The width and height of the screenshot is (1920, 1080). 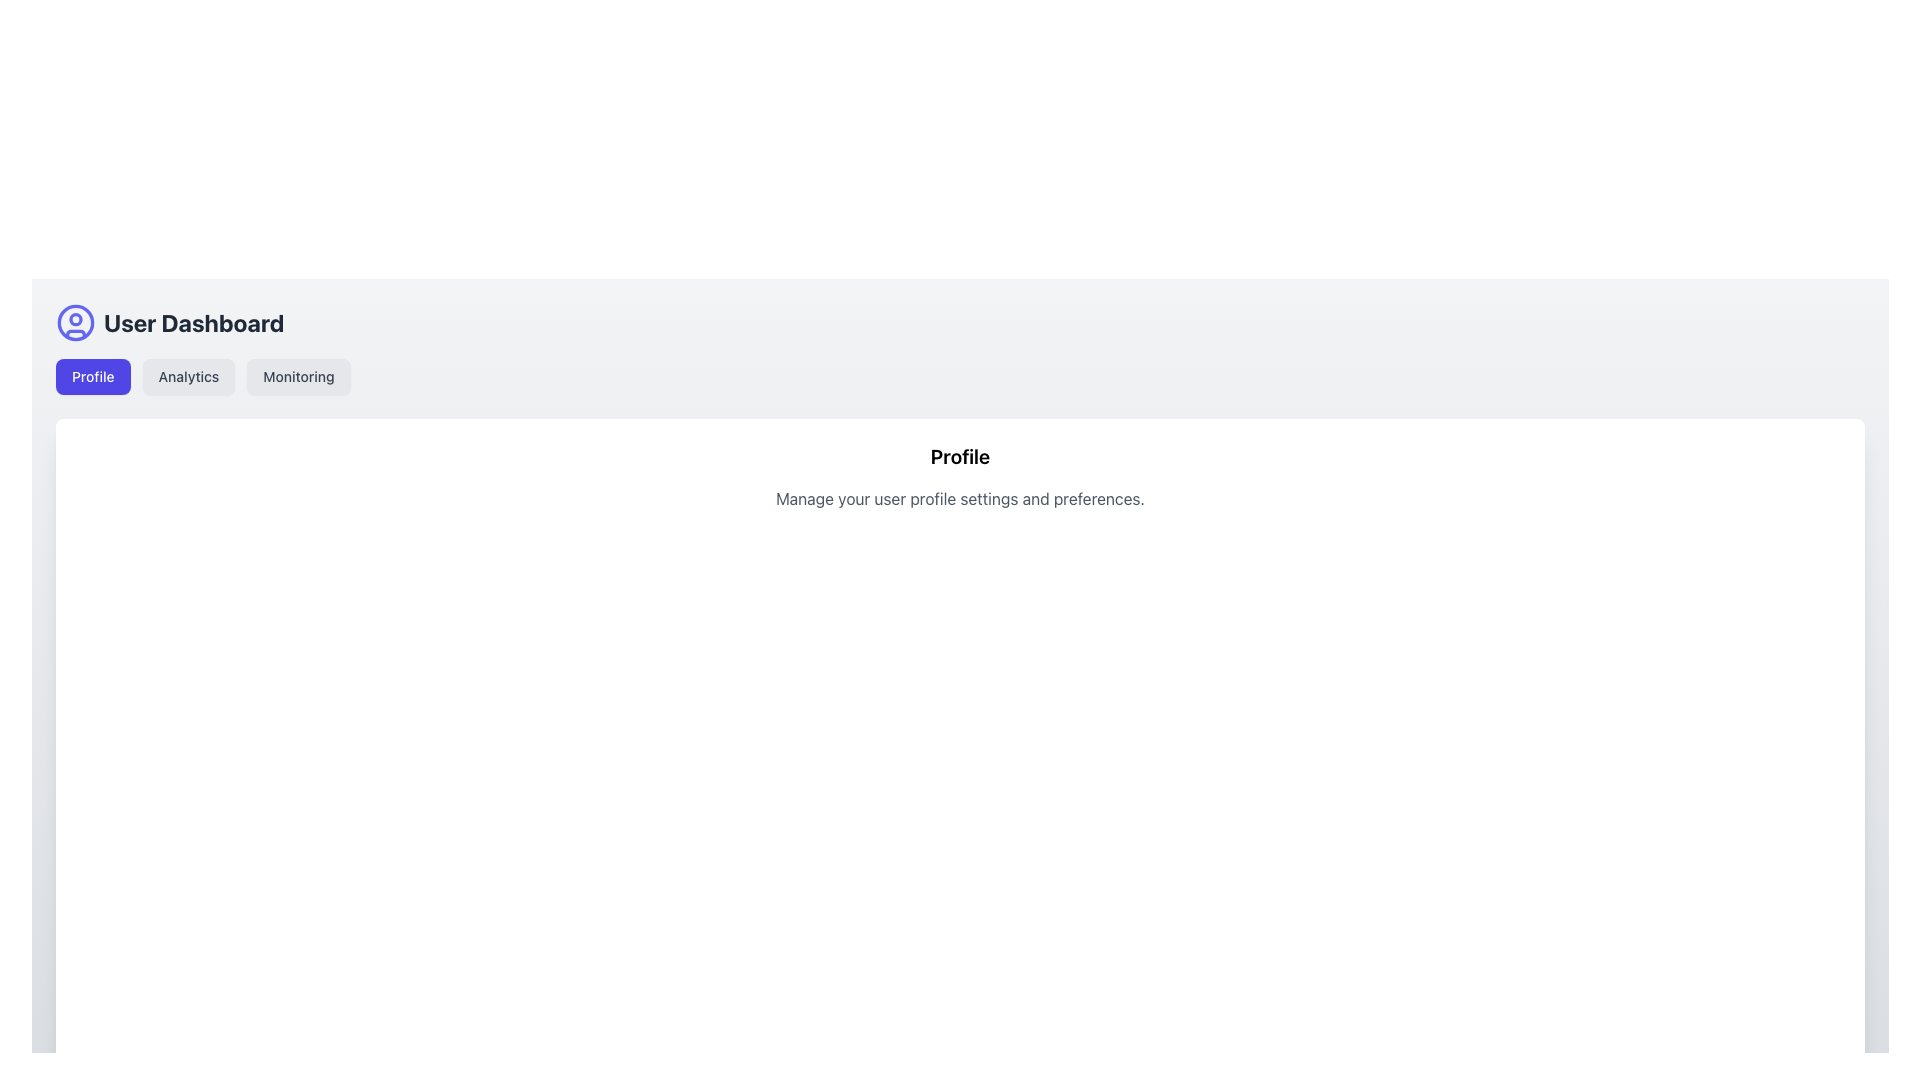 What do you see at coordinates (297, 377) in the screenshot?
I see `the 'Monitoring' button, which is the third button in a row` at bounding box center [297, 377].